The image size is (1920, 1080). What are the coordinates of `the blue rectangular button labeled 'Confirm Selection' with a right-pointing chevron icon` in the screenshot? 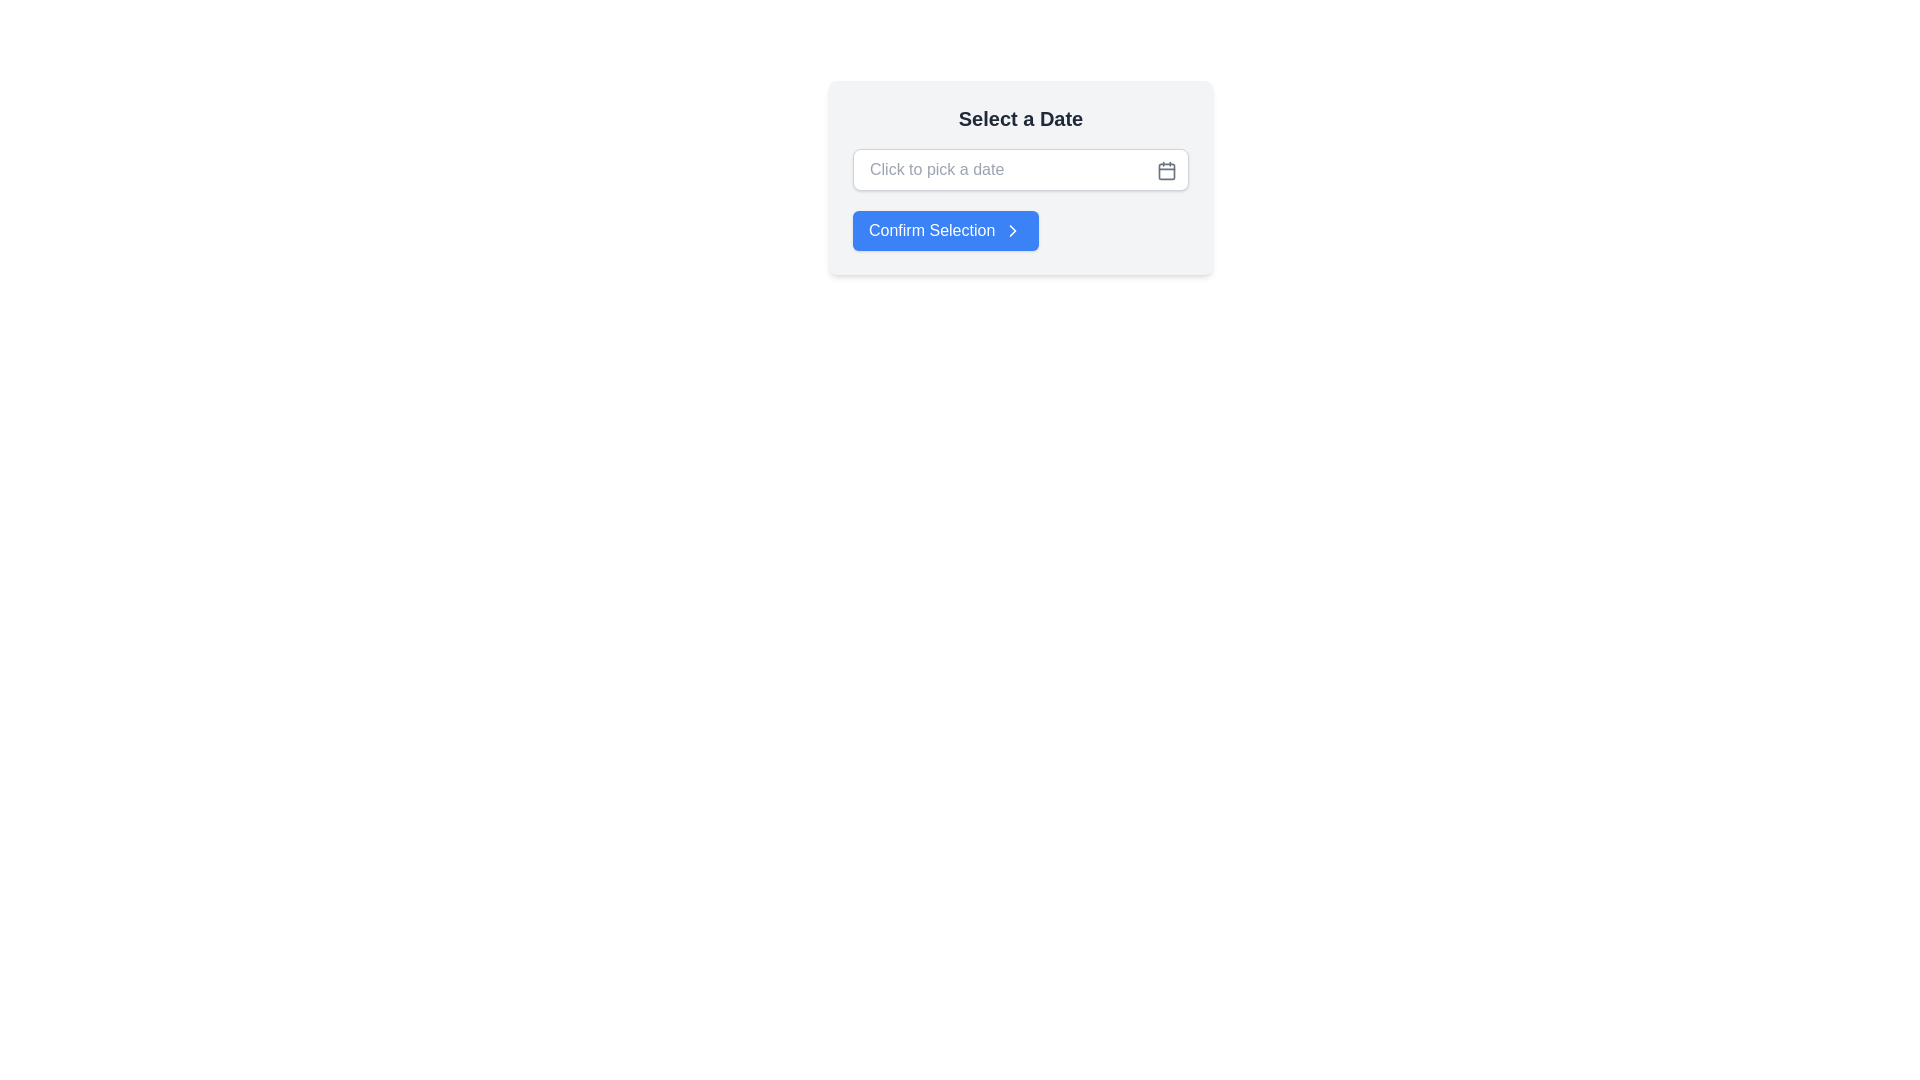 It's located at (945, 230).